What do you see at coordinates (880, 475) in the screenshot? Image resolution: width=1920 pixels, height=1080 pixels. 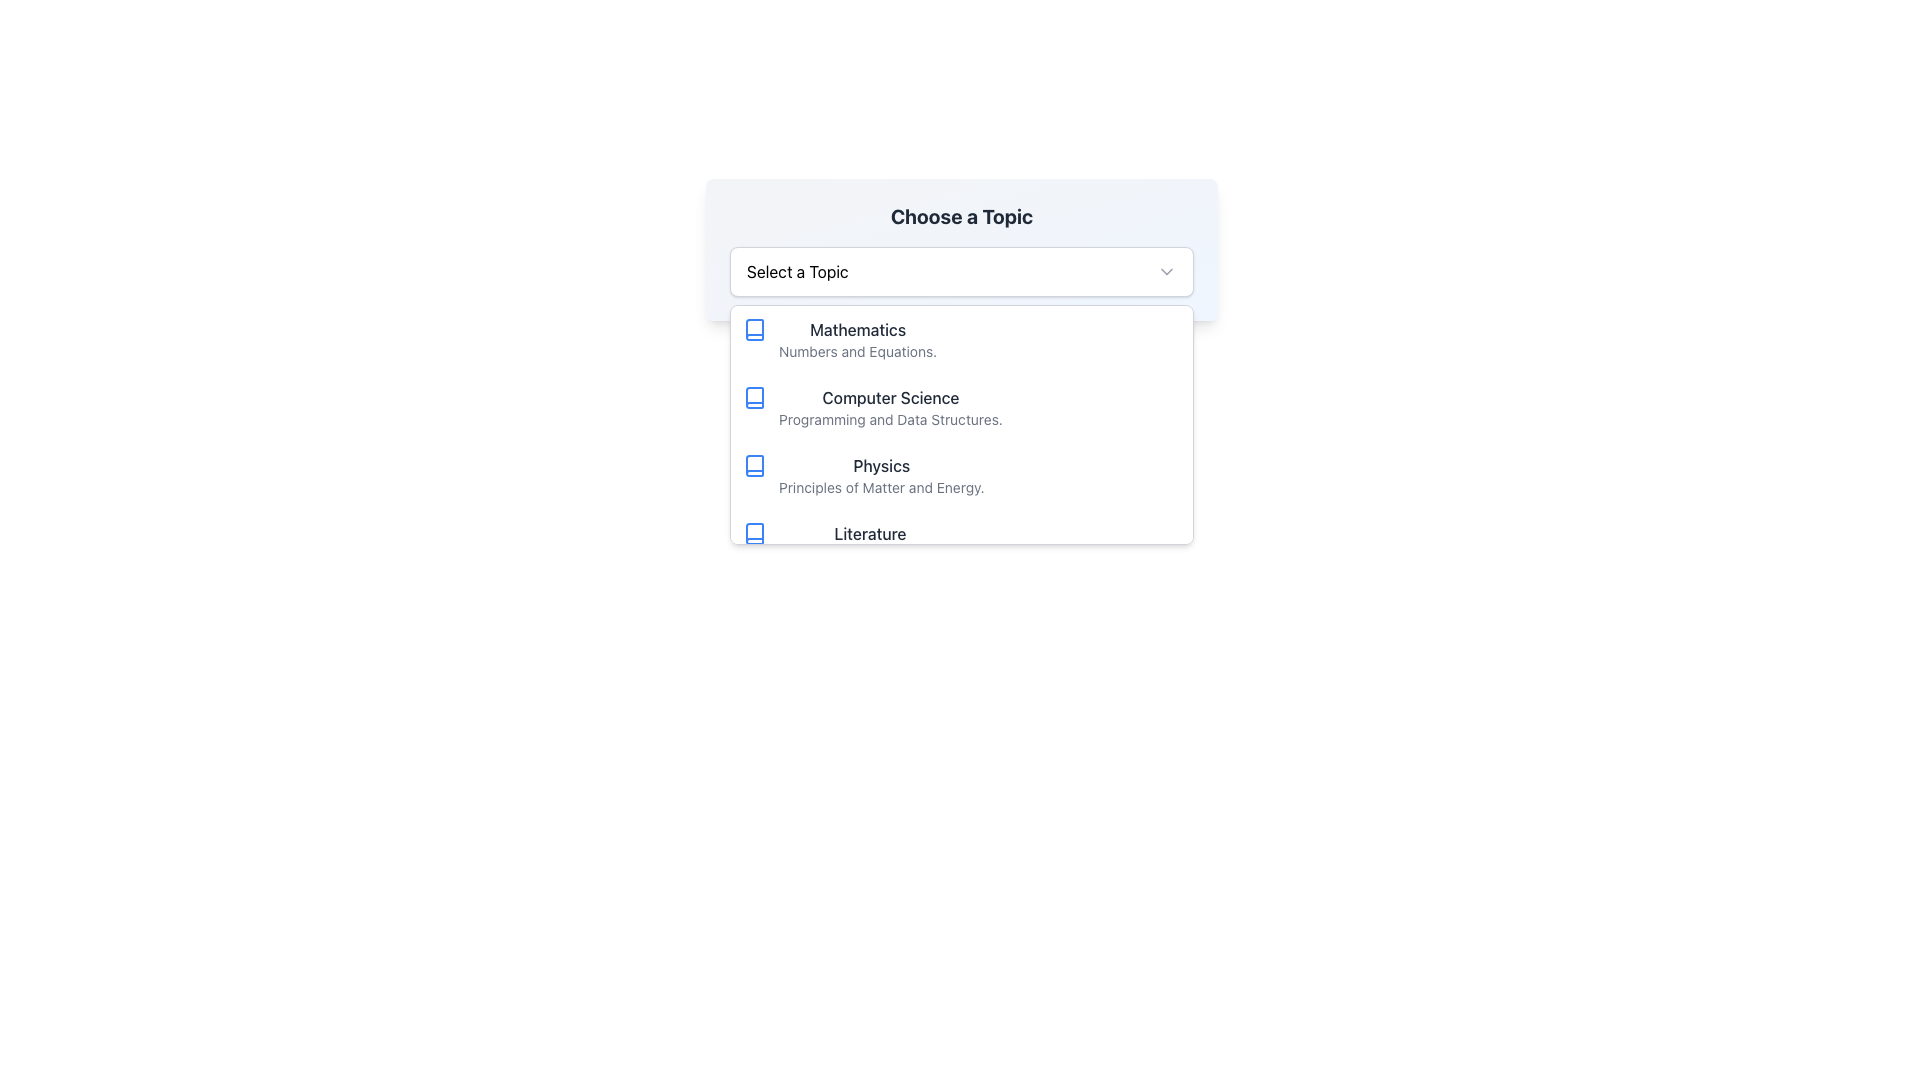 I see `to select the 'Physics' topic from the dropdown menu, which displays the text 'Physics' in bold with a description underneath` at bounding box center [880, 475].